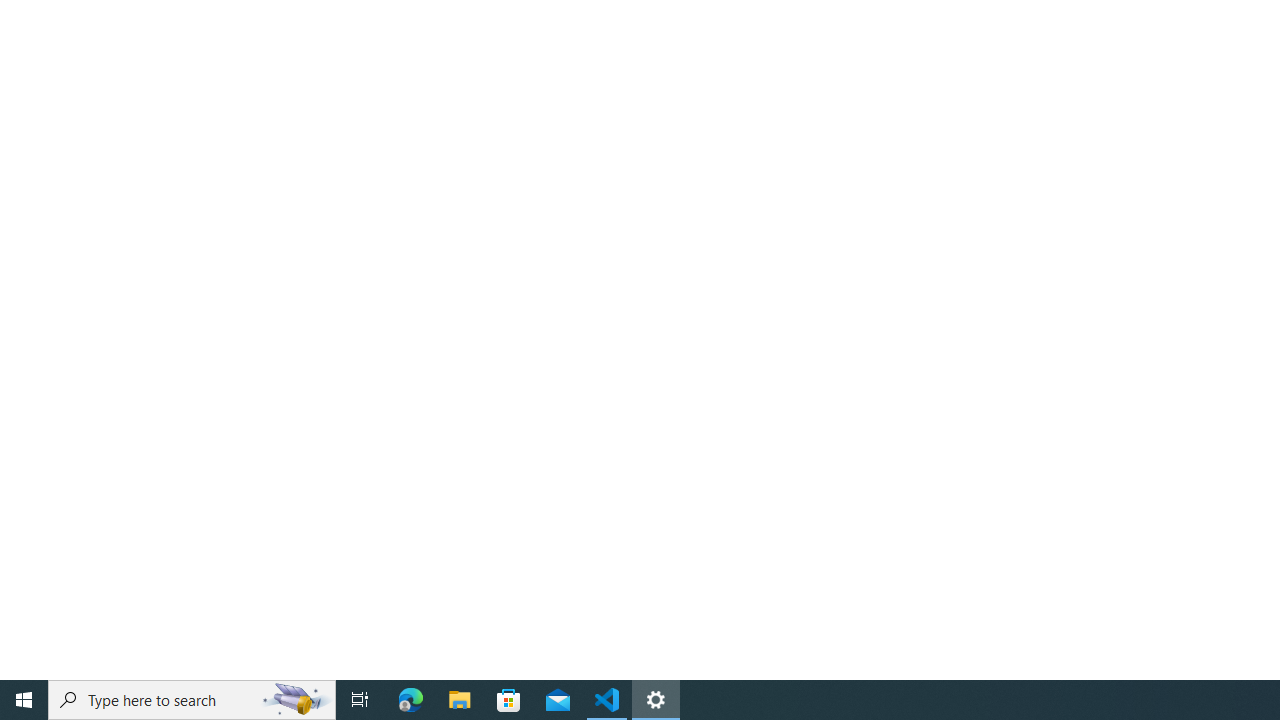 The image size is (1280, 720). Describe the element at coordinates (656, 698) in the screenshot. I see `'Settings - 1 running window'` at that location.